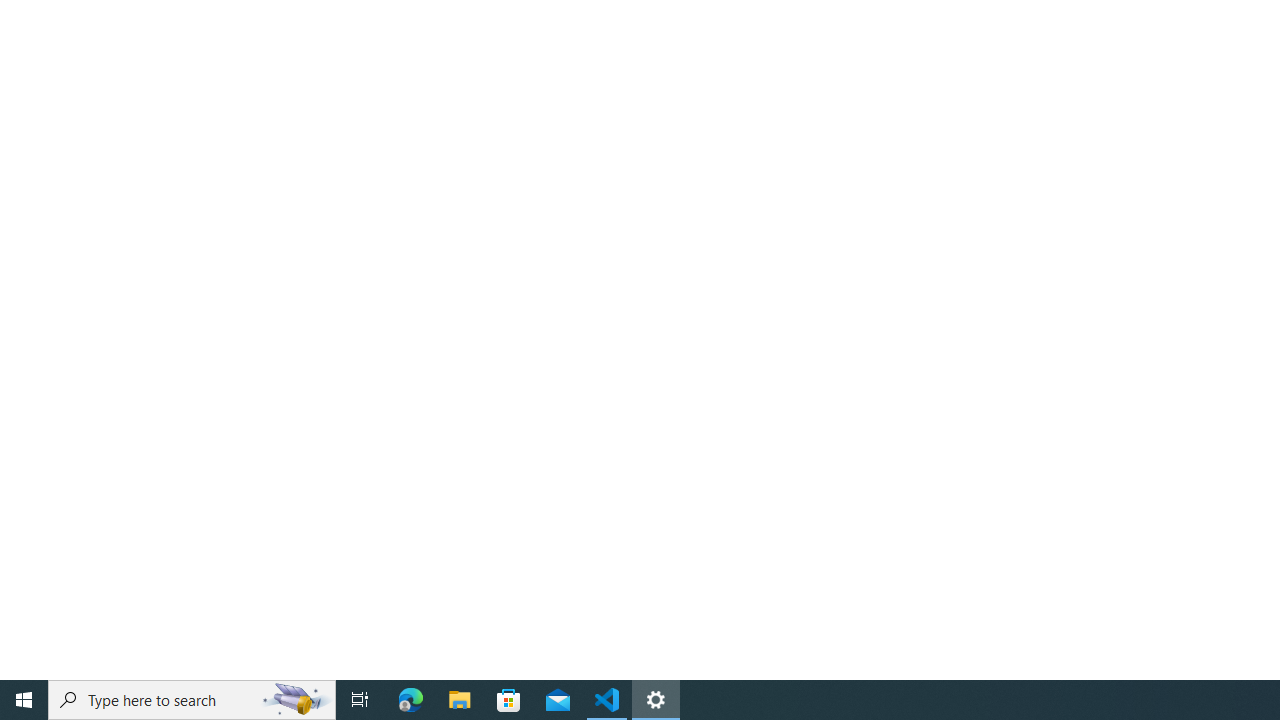 The image size is (1280, 720). Describe the element at coordinates (656, 698) in the screenshot. I see `'Settings - 1 running window'` at that location.